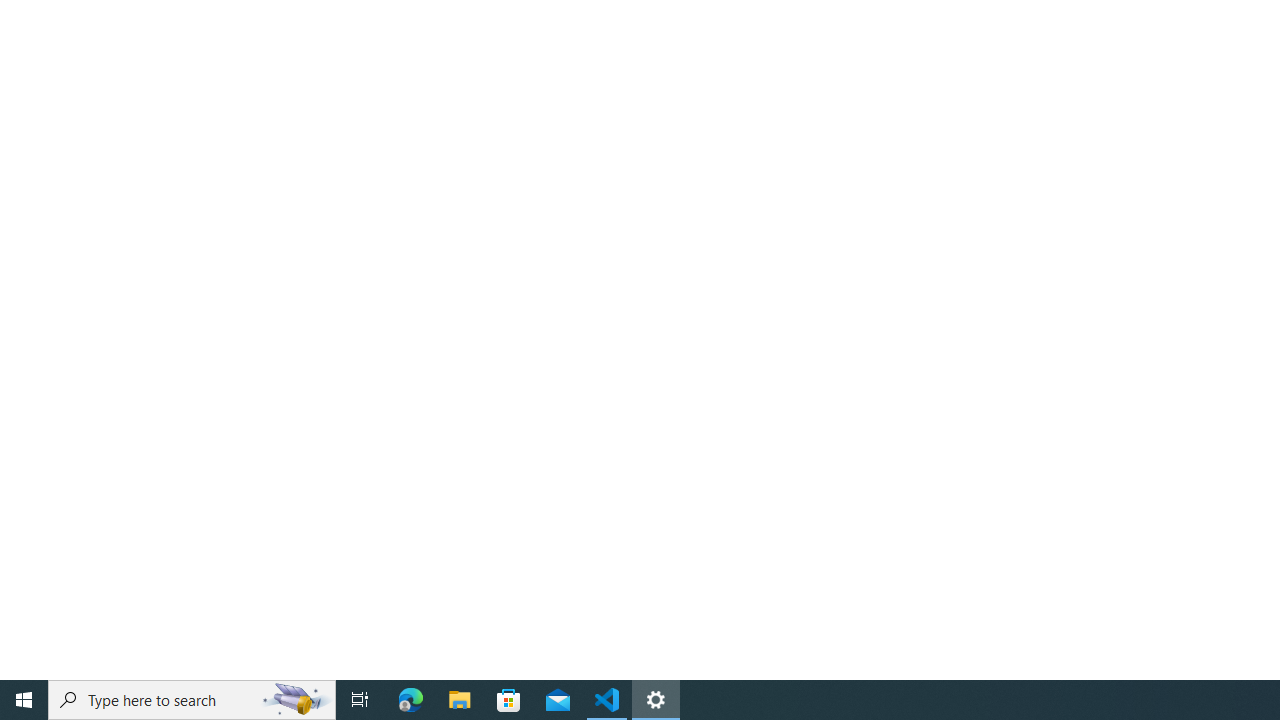 The image size is (1280, 720). Describe the element at coordinates (656, 698) in the screenshot. I see `'Settings - 1 running window'` at that location.